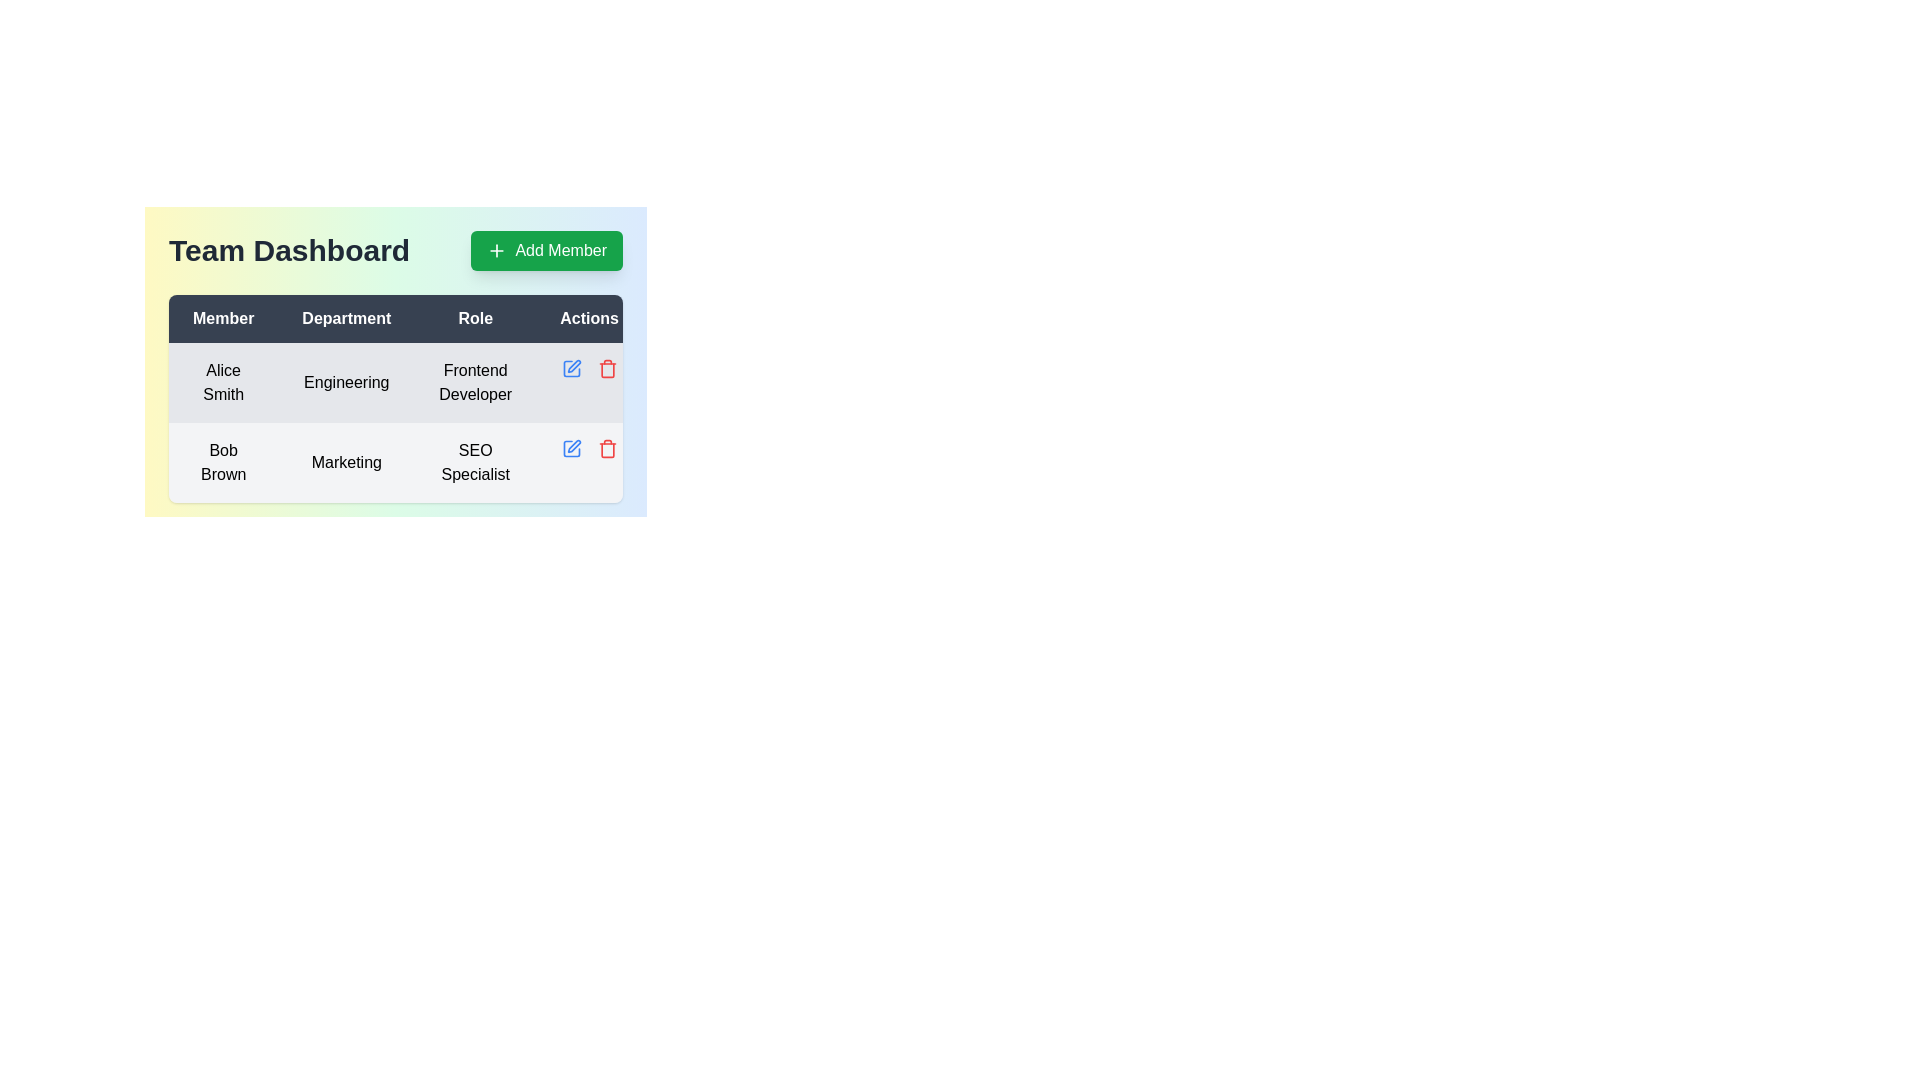  Describe the element at coordinates (474, 318) in the screenshot. I see `the Table Header Cell labeled 'Role', which is the third column header in the table, positioned between 'Department' and 'Actions'` at that location.